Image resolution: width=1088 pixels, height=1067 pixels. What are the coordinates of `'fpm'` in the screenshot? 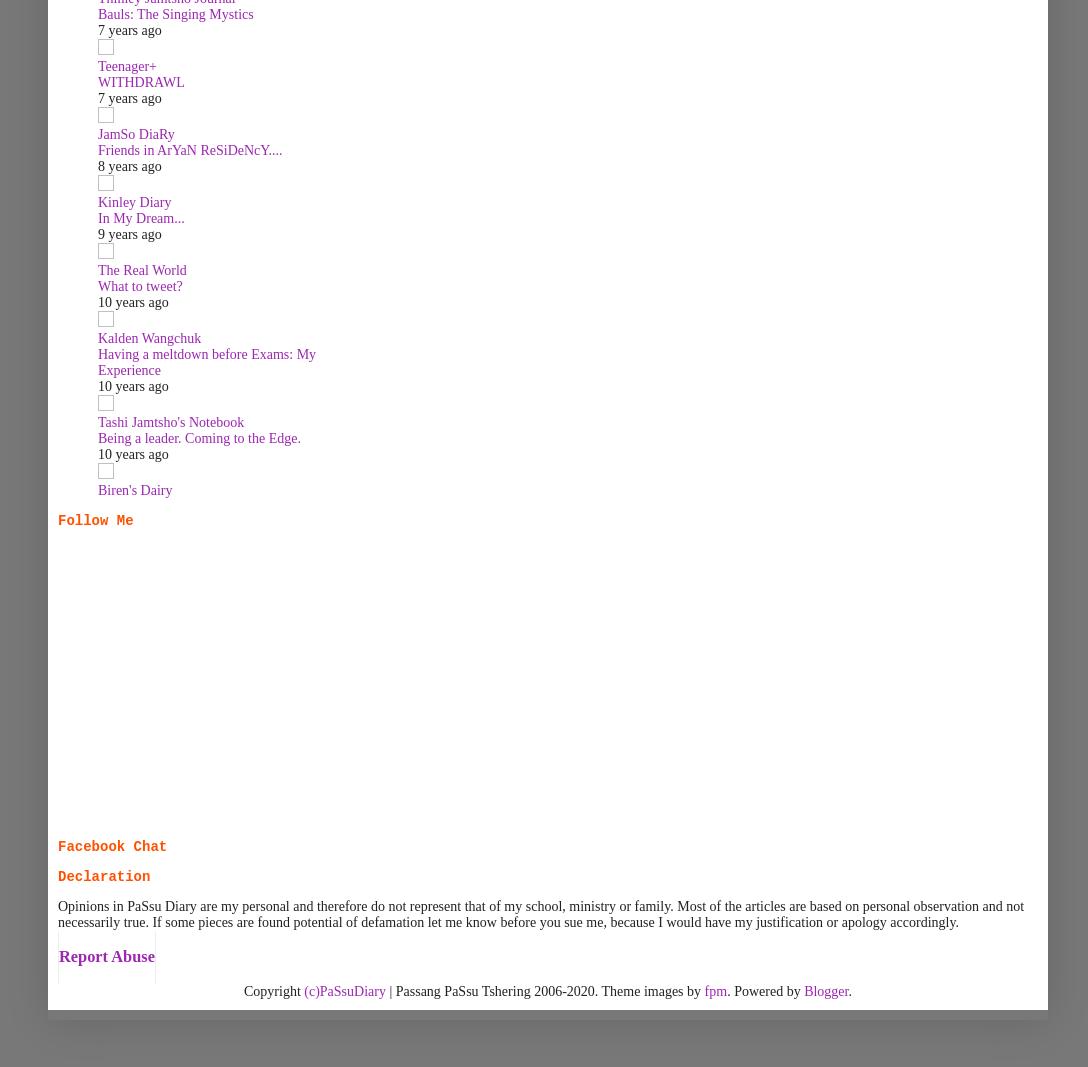 It's located at (714, 990).